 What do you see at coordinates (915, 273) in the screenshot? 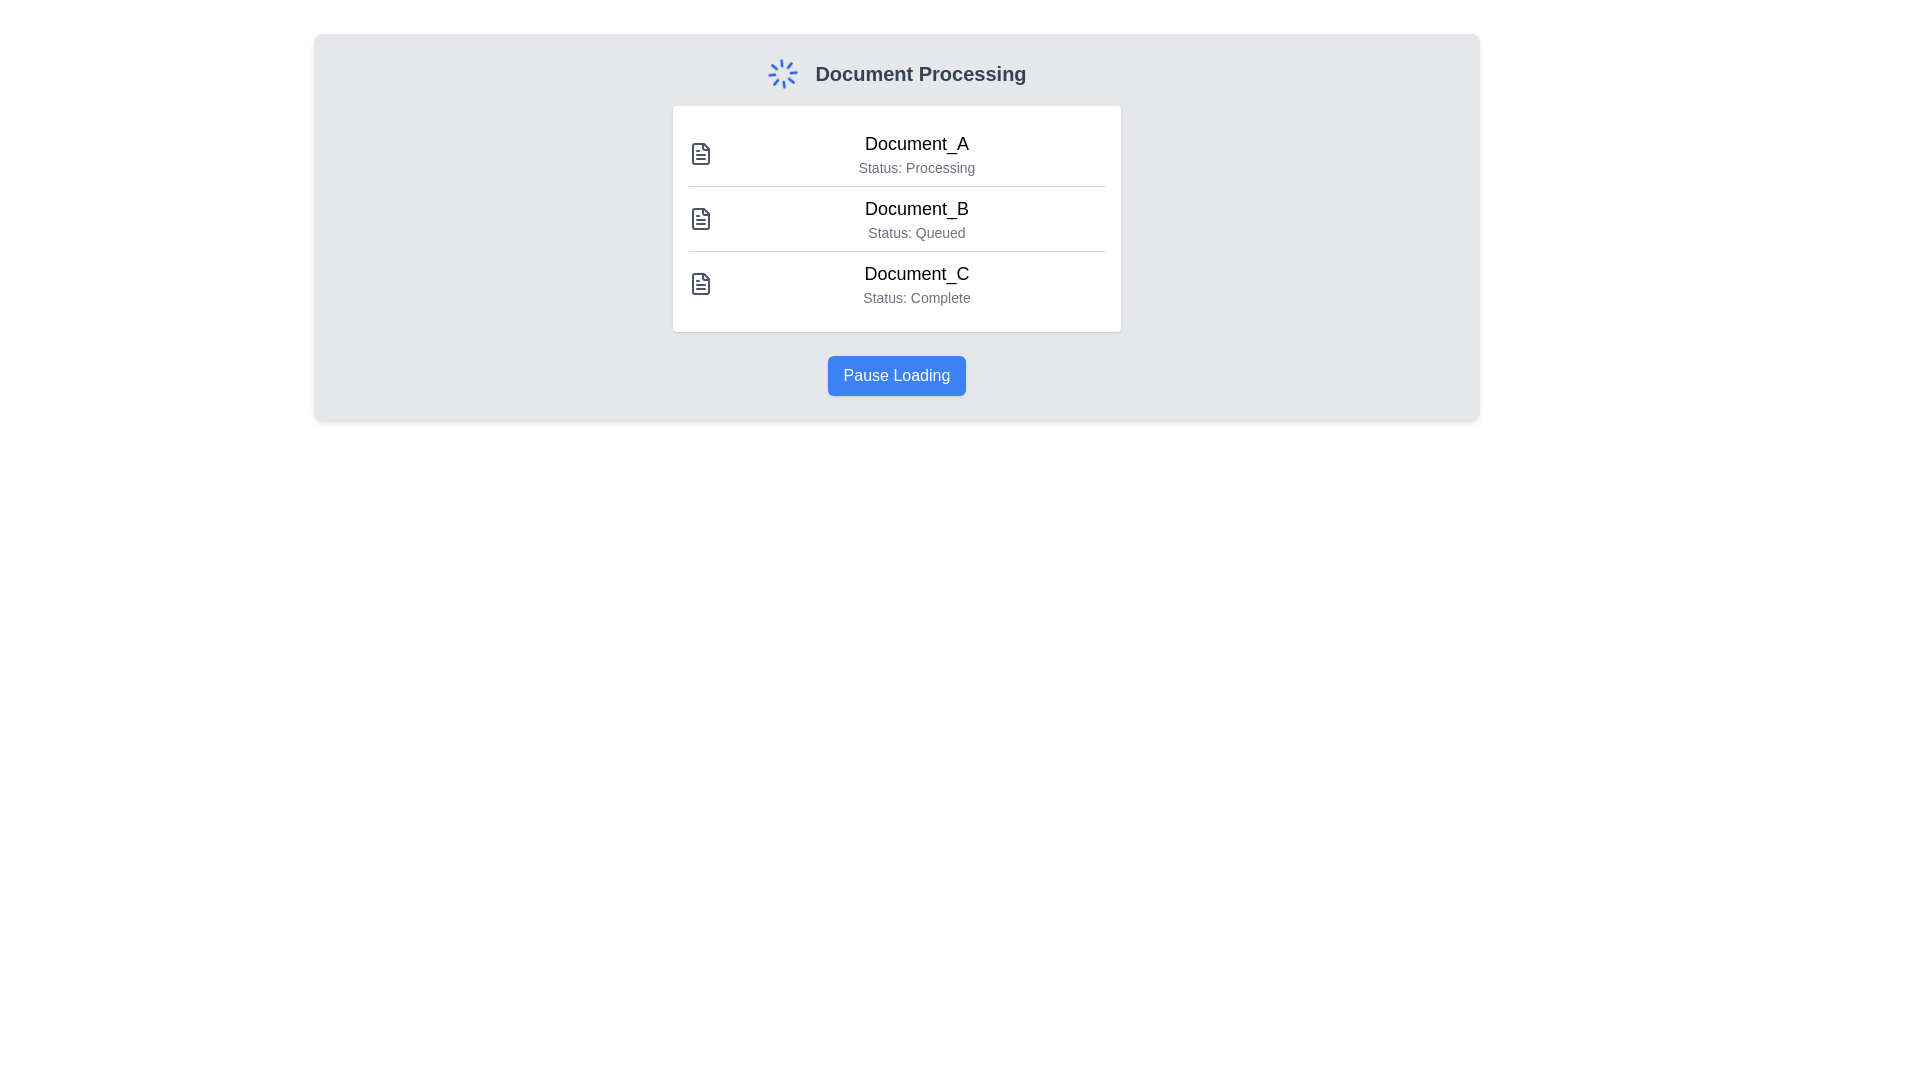
I see `the bold text label displaying 'Document_C', which is part of a list of documents and positioned above 'Status: Complete'` at bounding box center [915, 273].